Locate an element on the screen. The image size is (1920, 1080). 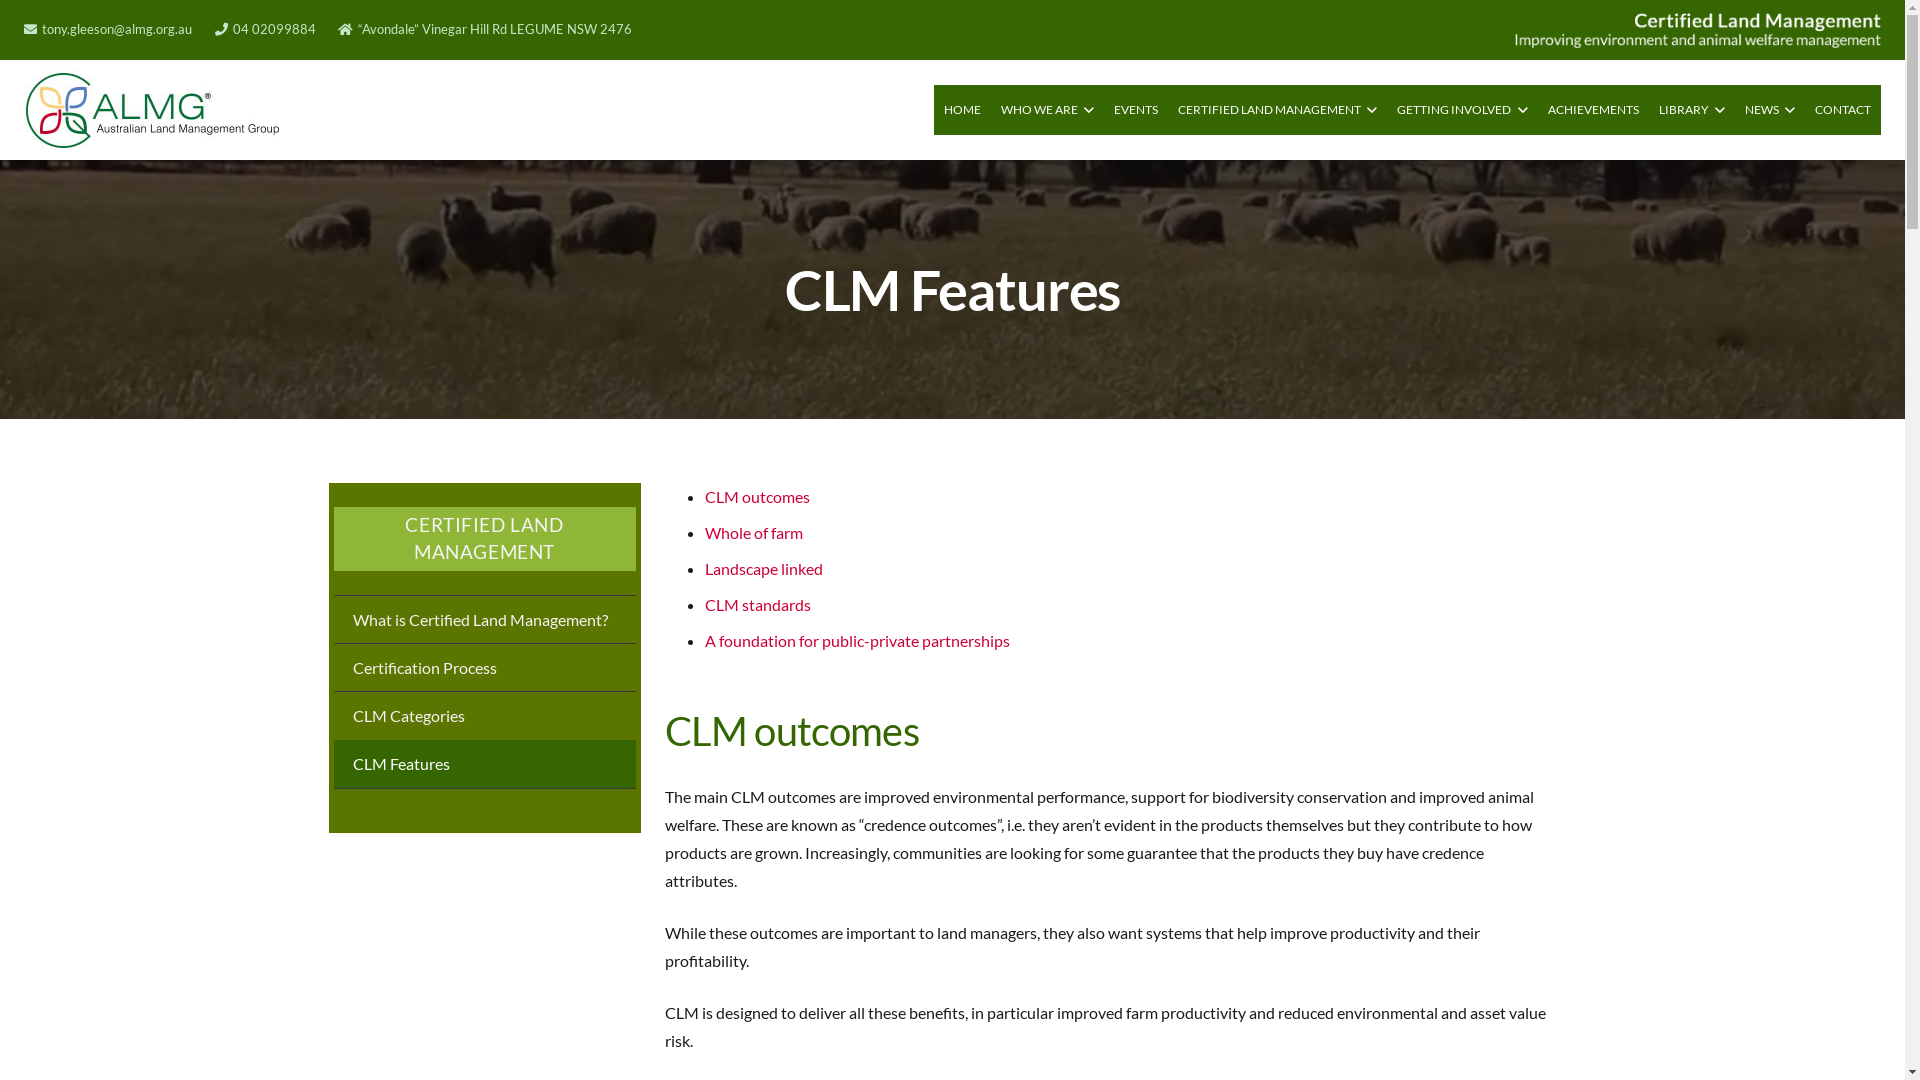
'What is Certified Land Management?' is located at coordinates (484, 617).